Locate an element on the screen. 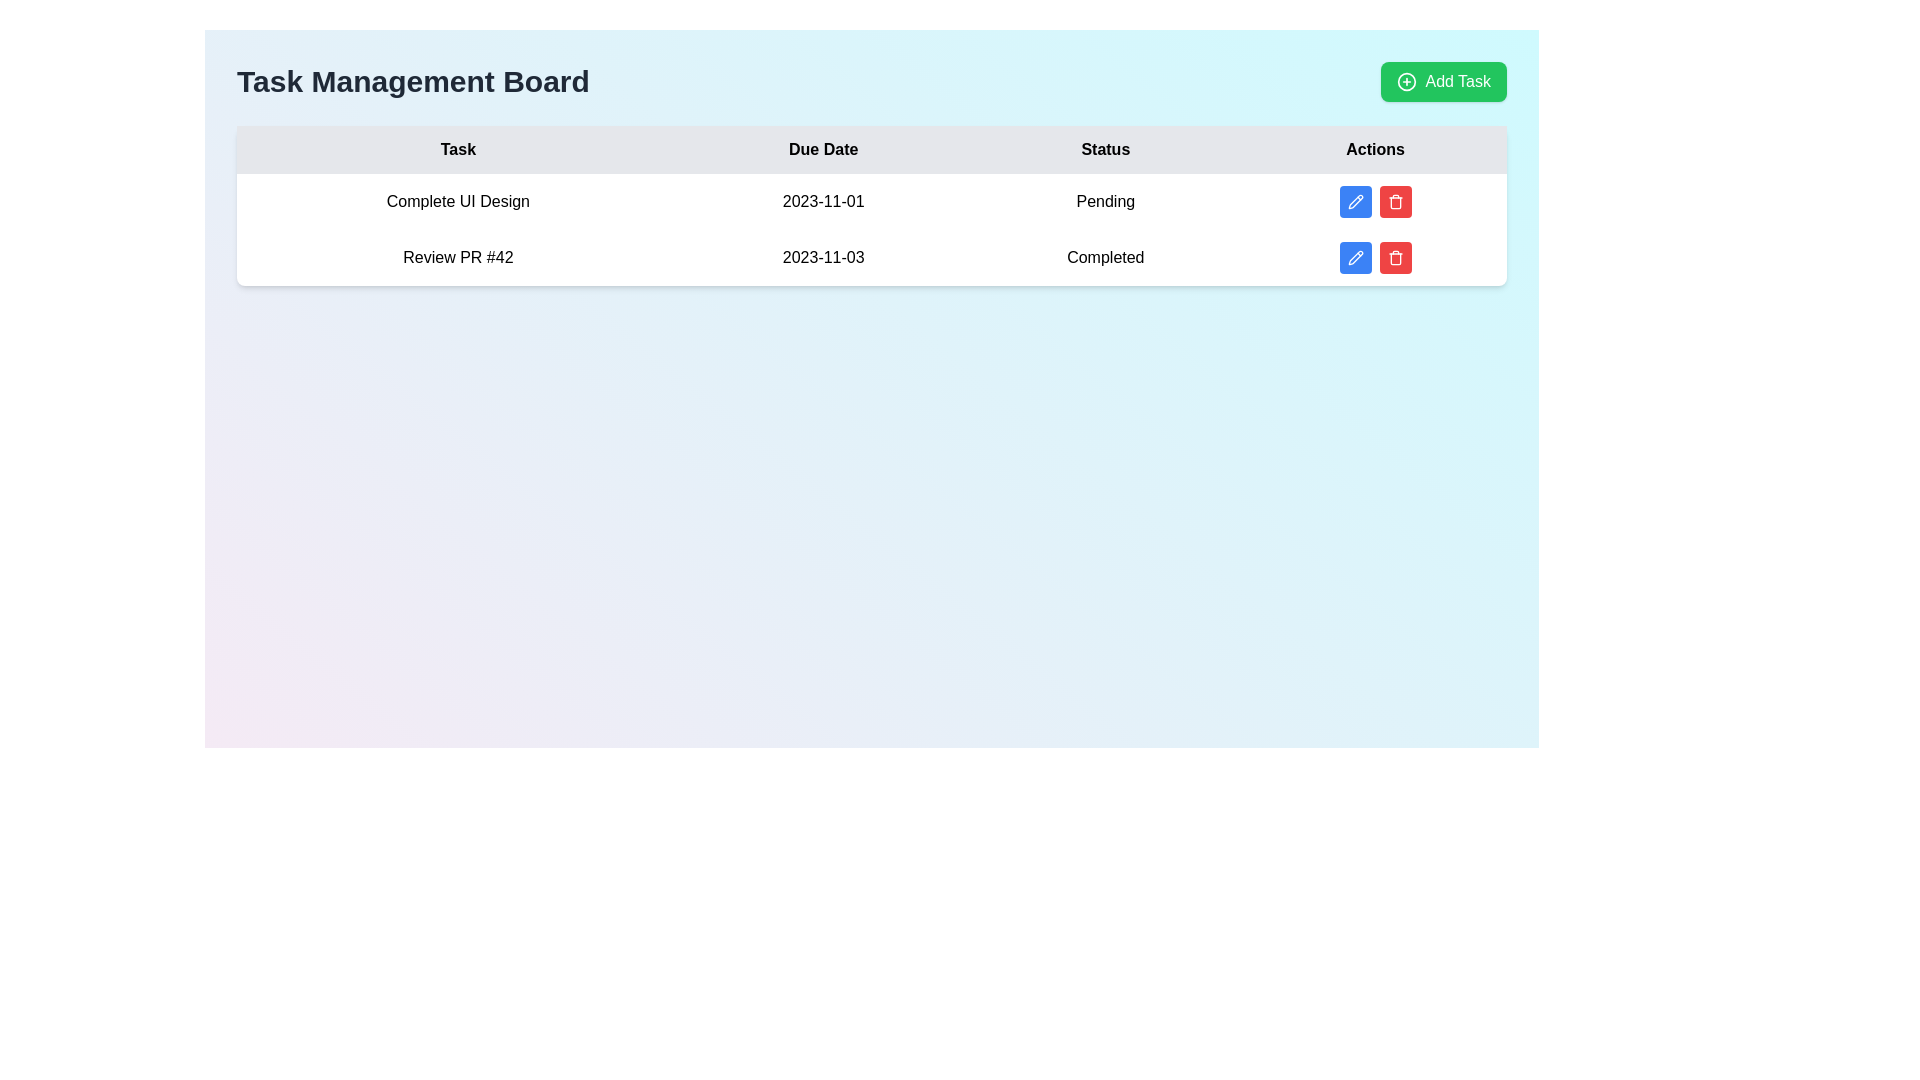 This screenshot has height=1080, width=1920. the edit button located in the second row of the 'Actions' column in the table, which is the first blue button immediately to the left of the delete button is located at coordinates (1355, 257).